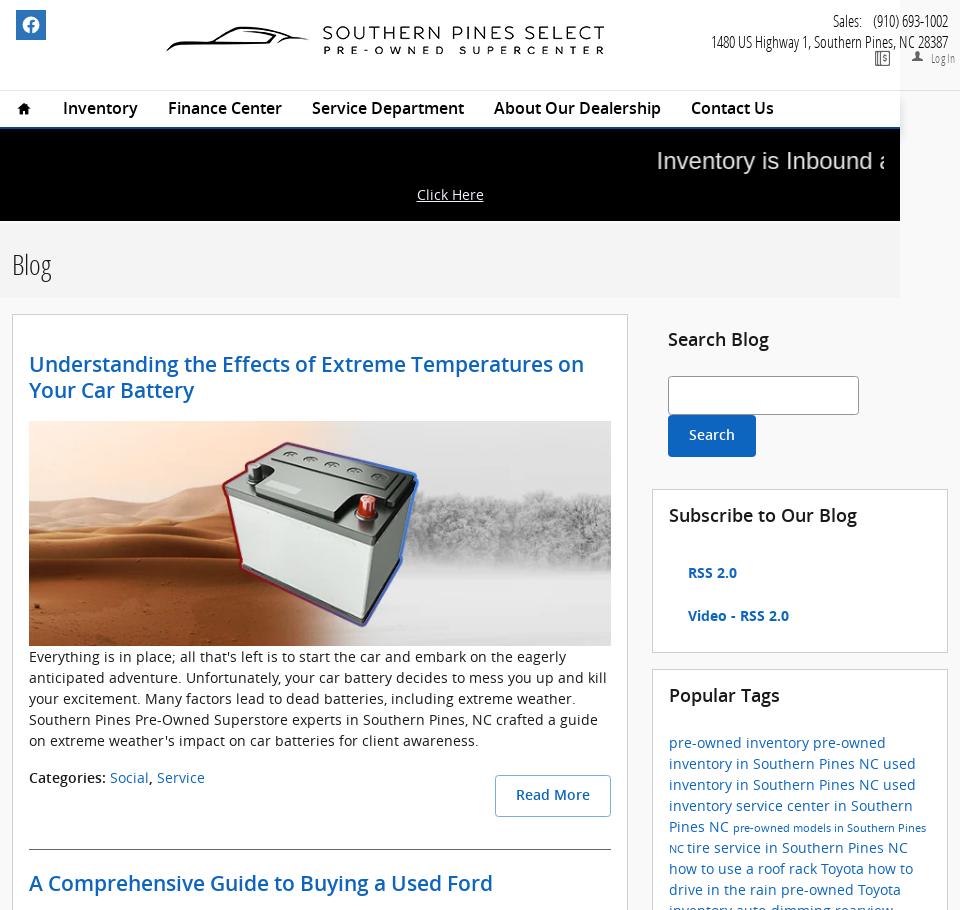 This screenshot has width=960, height=910. I want to click on 'Popular Tags', so click(669, 694).